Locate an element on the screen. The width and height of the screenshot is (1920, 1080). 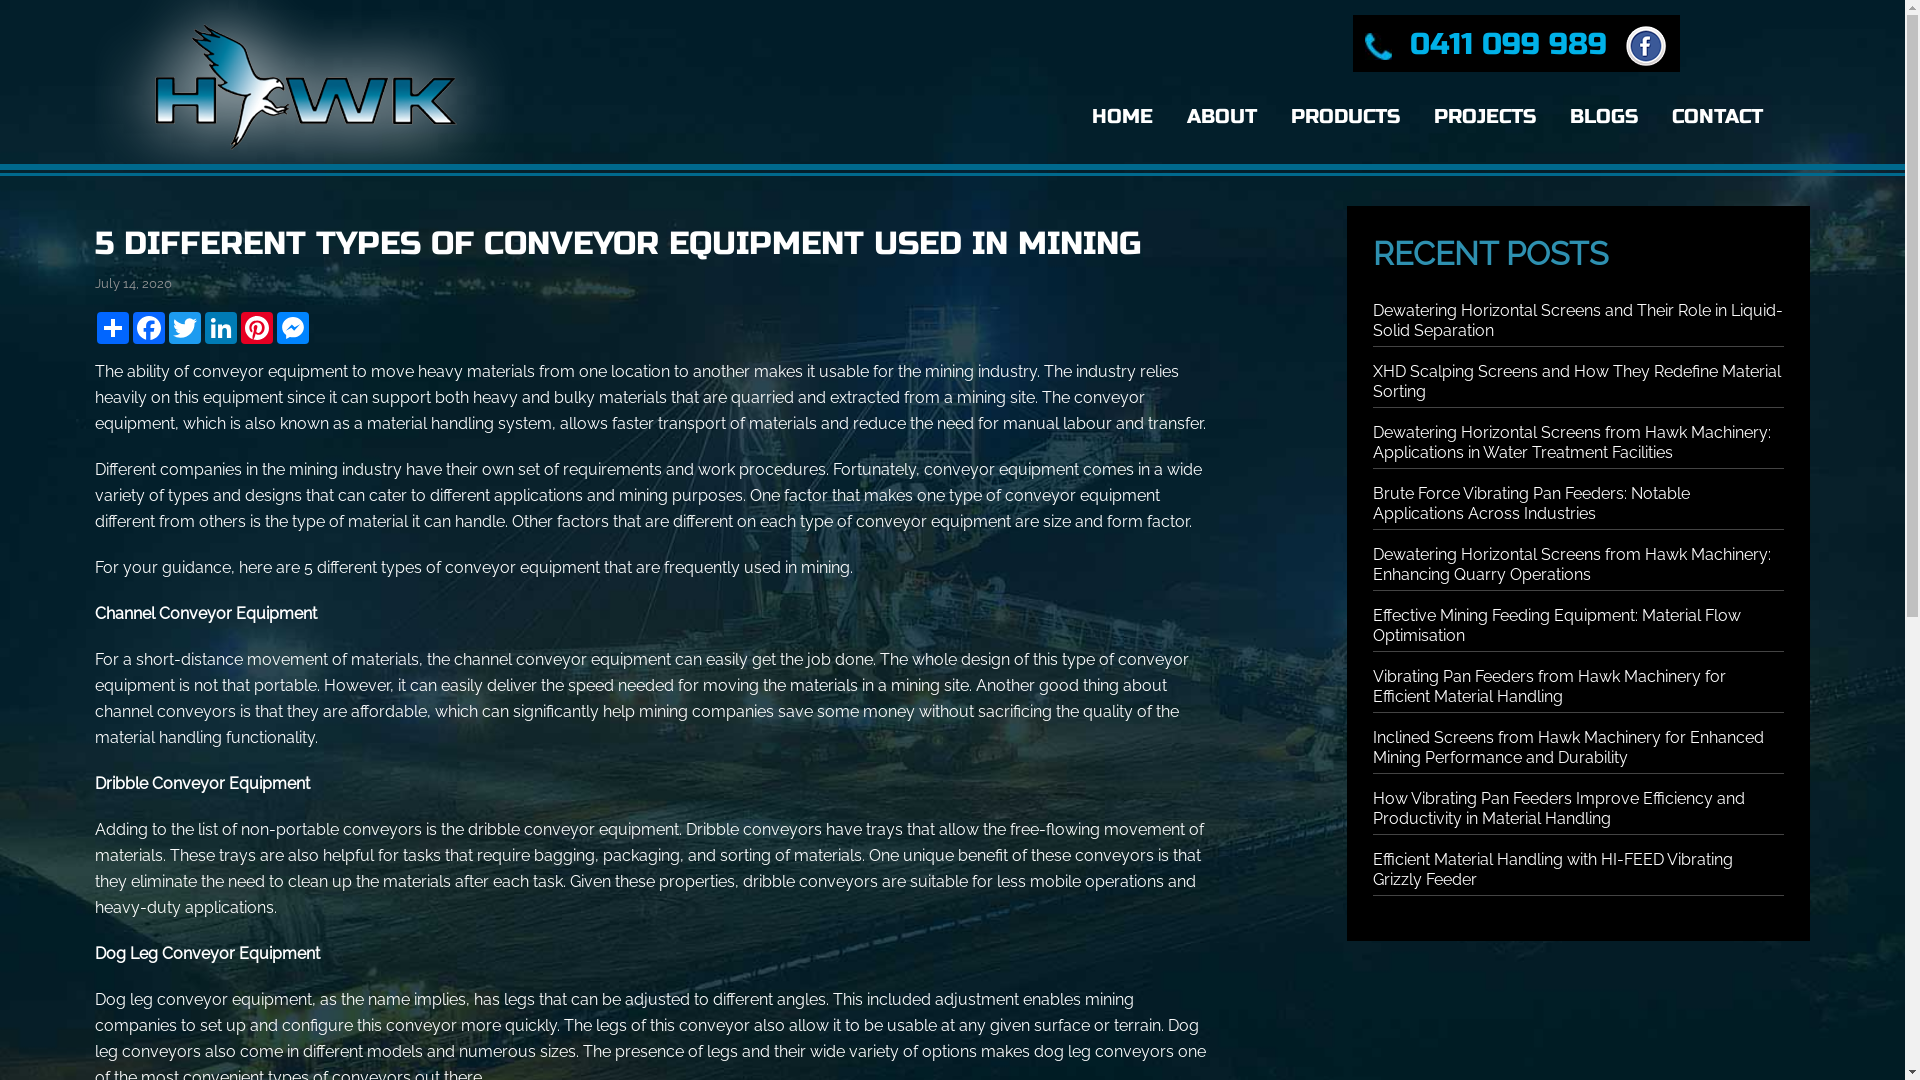
'XHD Scalping Screens and How They Redefine Material Sorting' is located at coordinates (1576, 381).